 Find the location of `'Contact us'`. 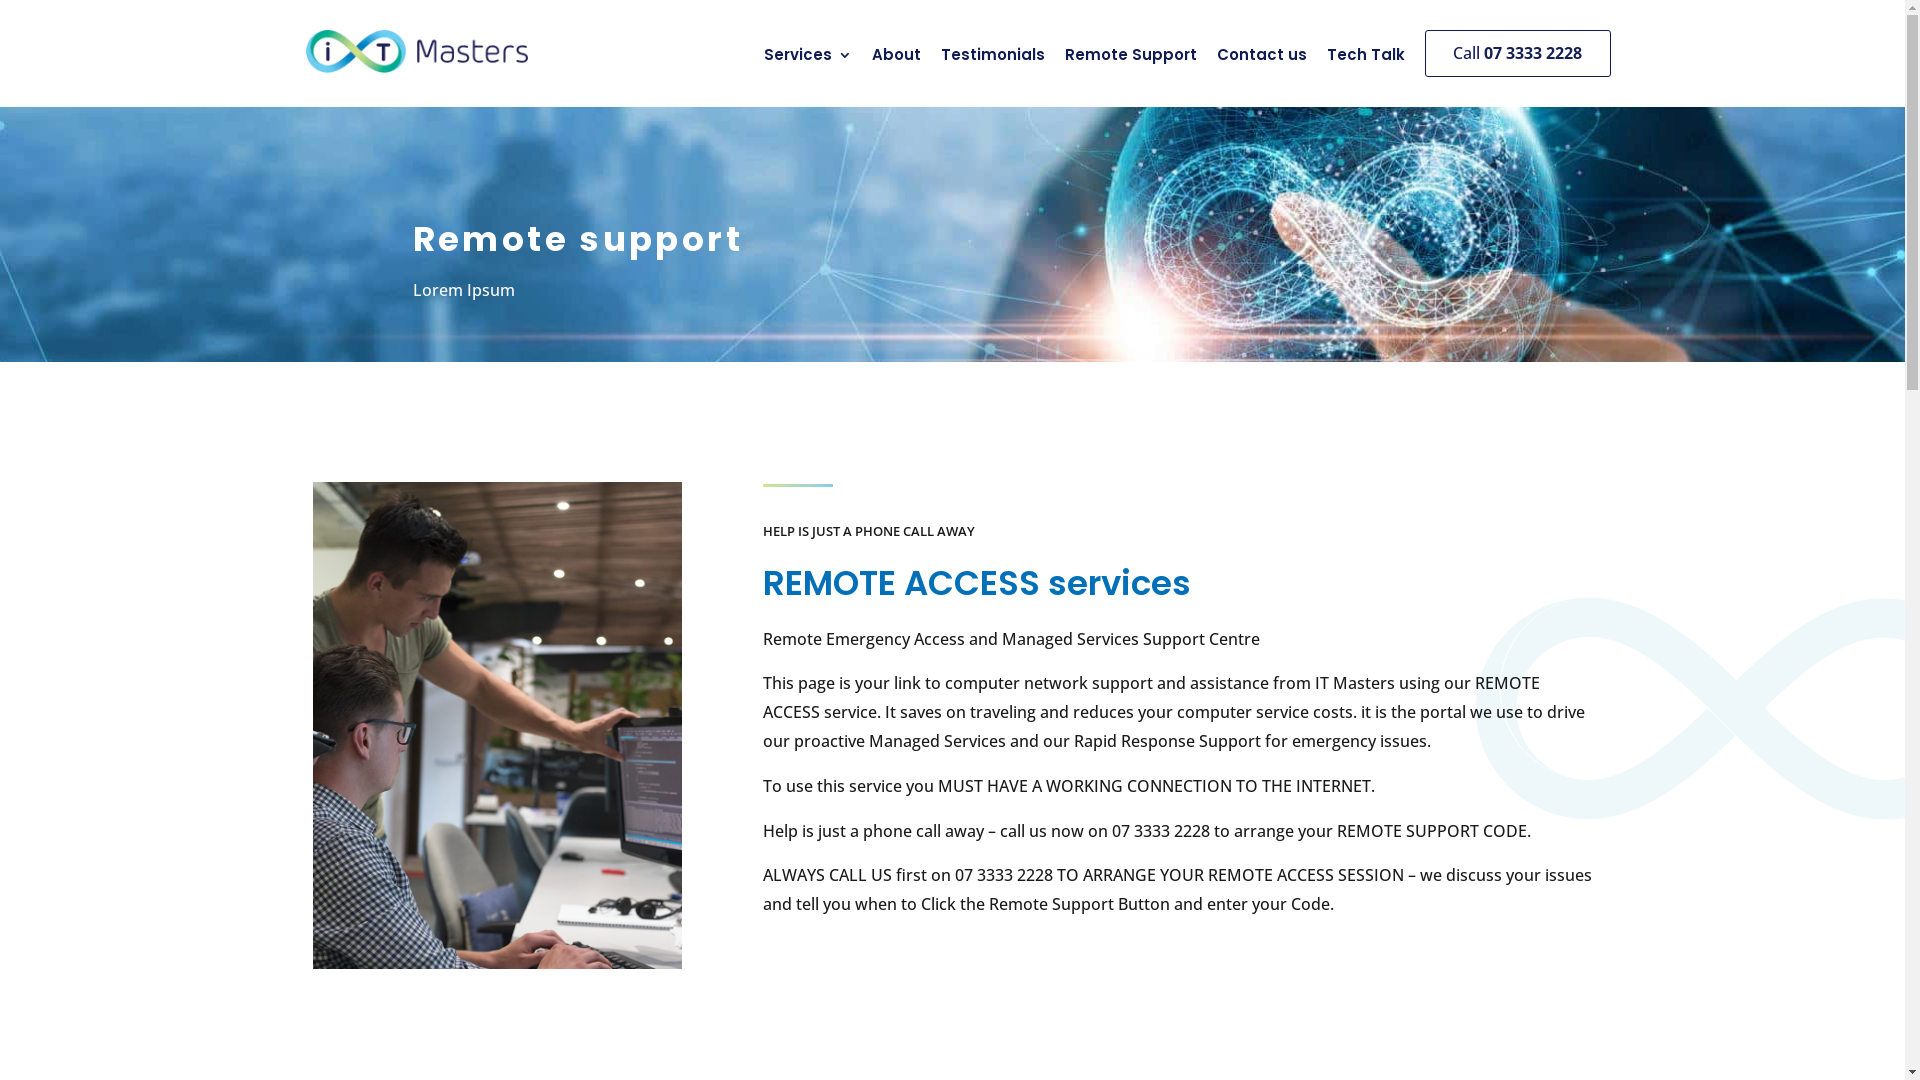

'Contact us' is located at coordinates (1253, 57).